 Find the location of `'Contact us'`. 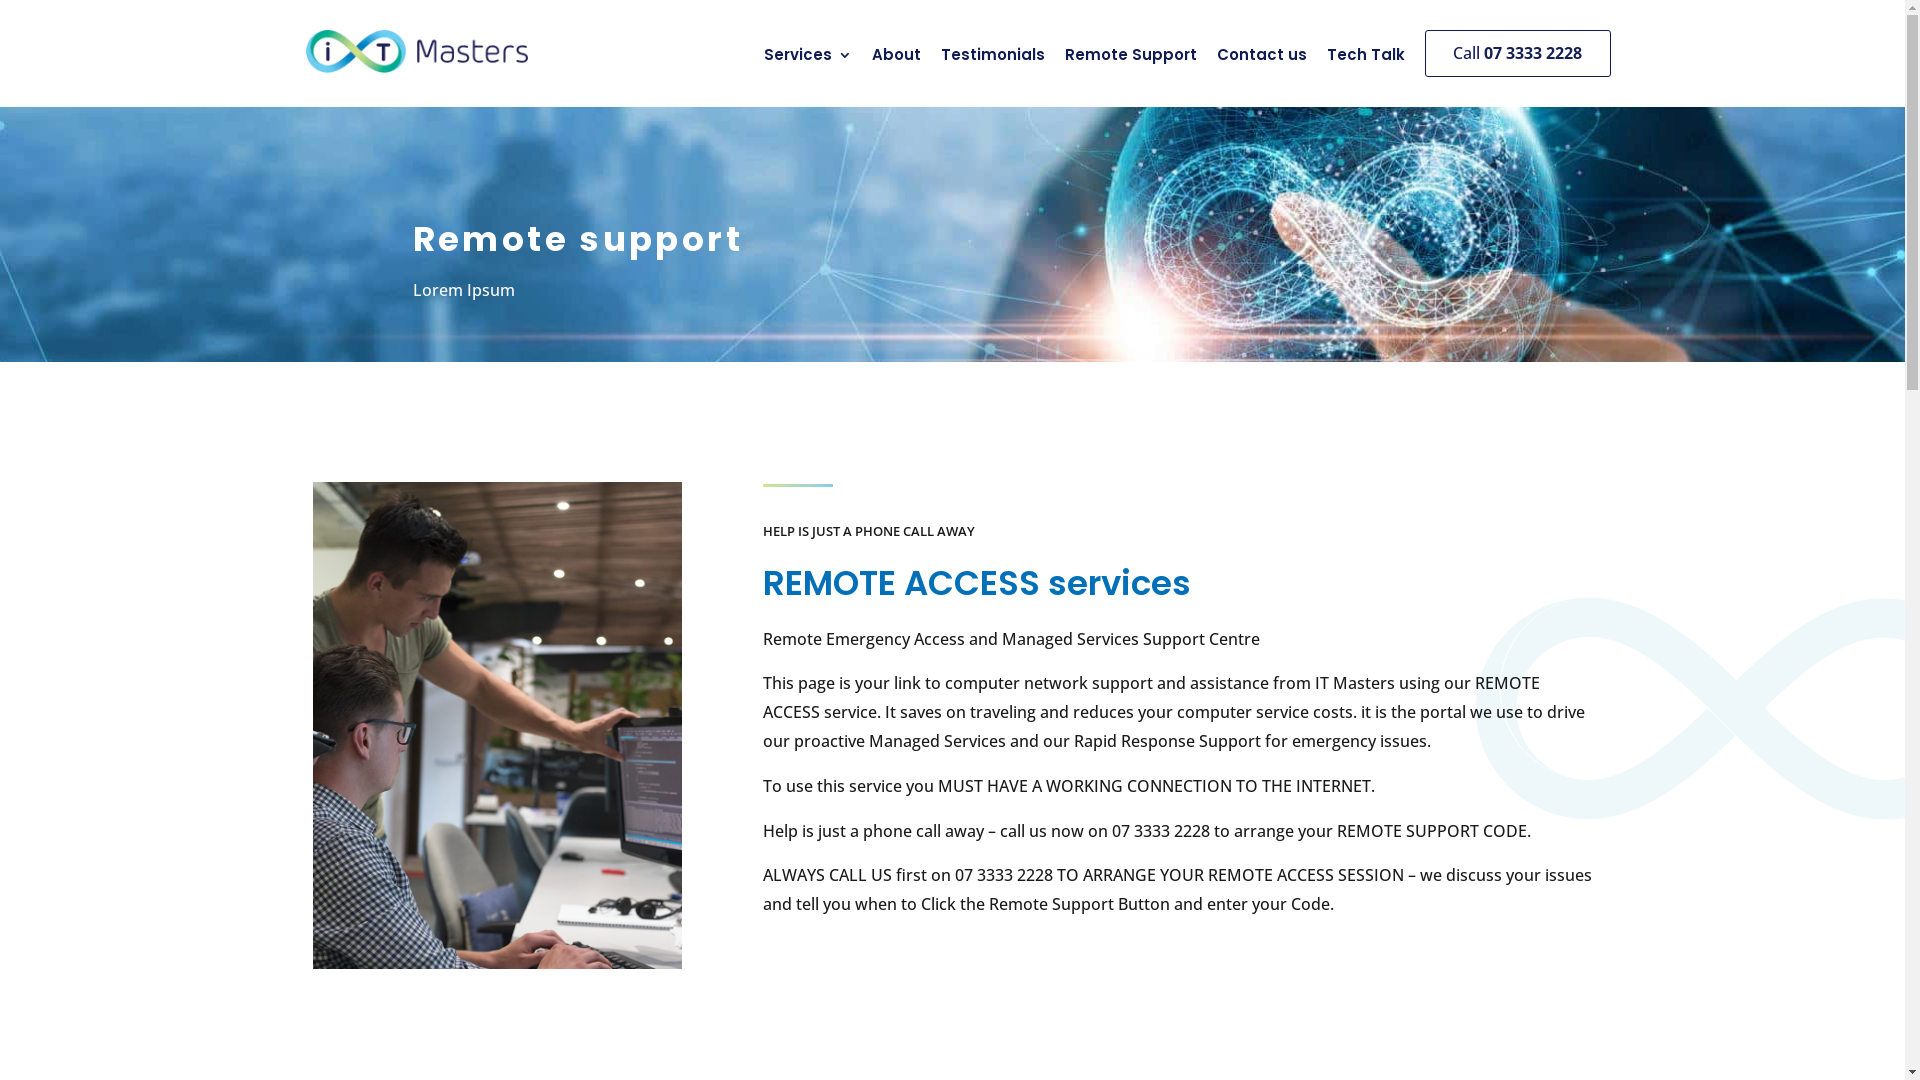

'Contact us' is located at coordinates (1253, 57).